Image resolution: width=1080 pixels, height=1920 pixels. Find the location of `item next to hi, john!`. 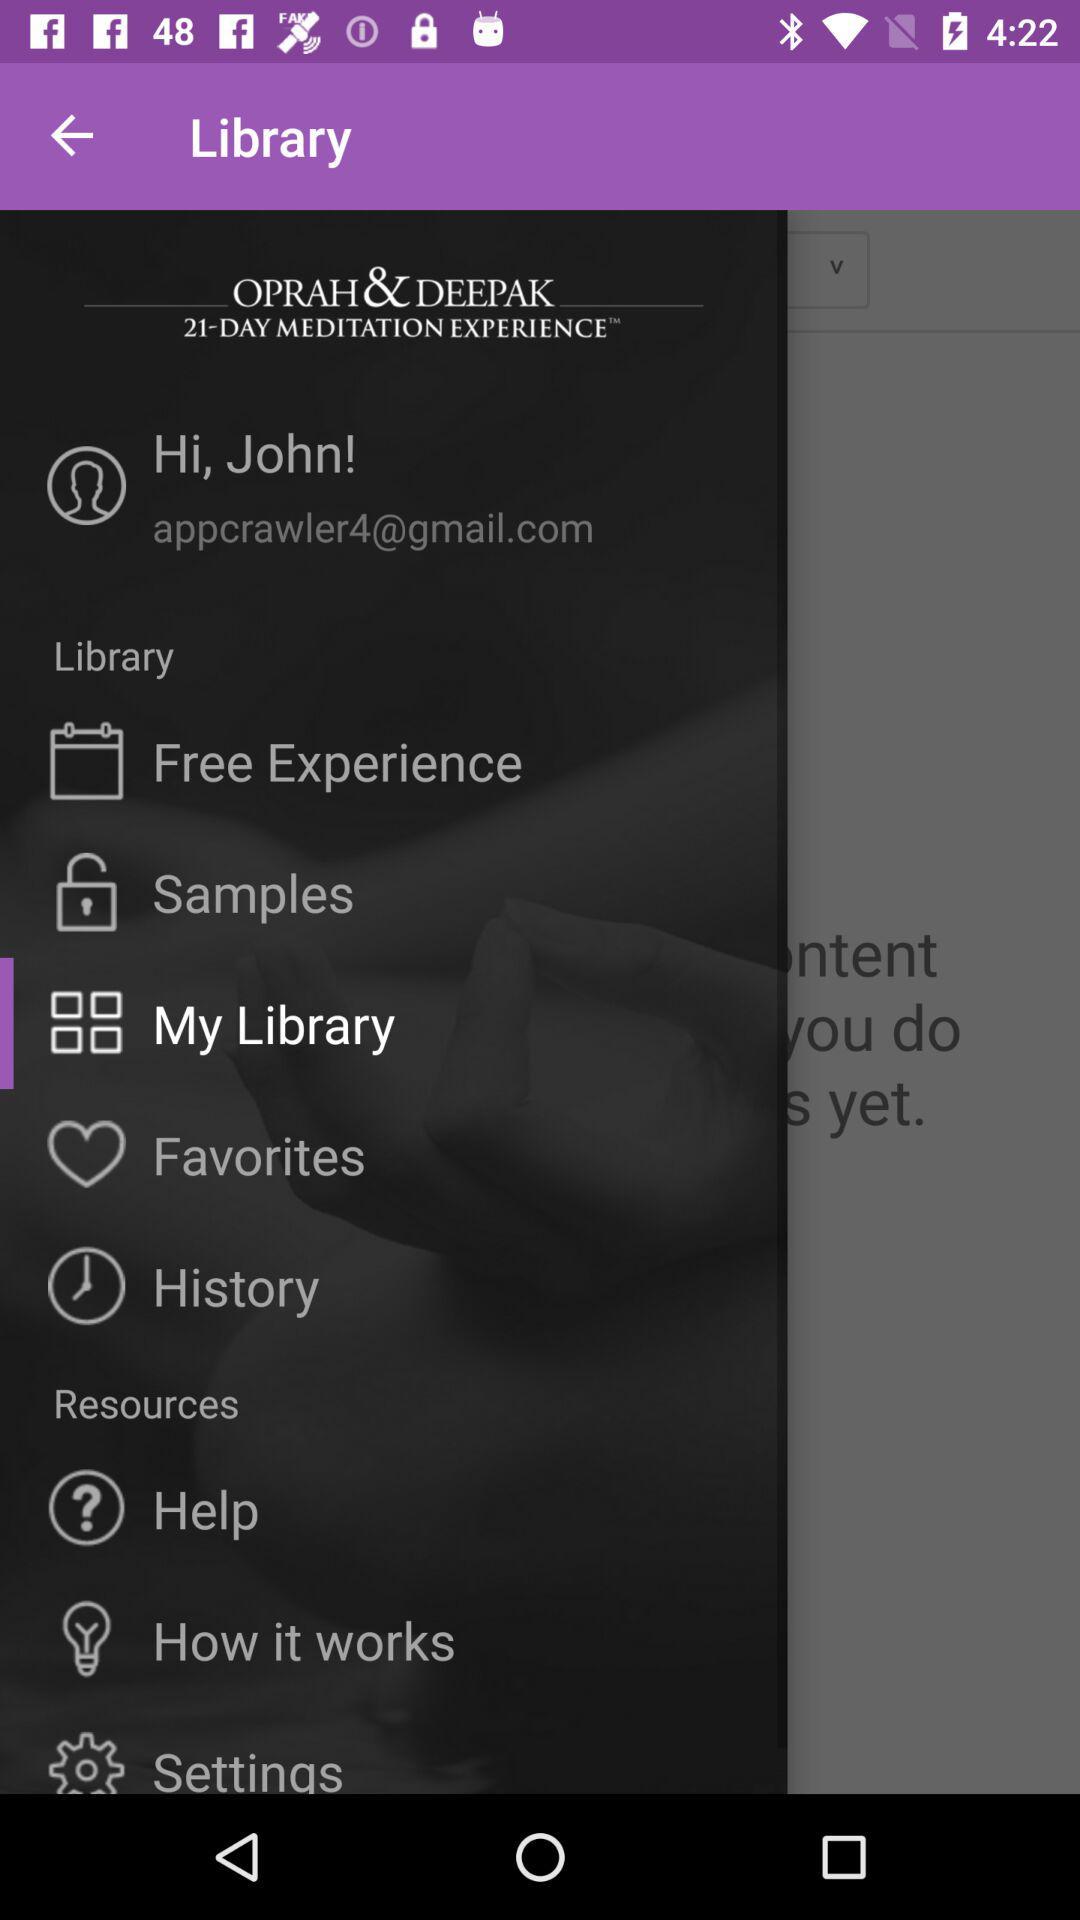

item next to hi, john! is located at coordinates (85, 485).